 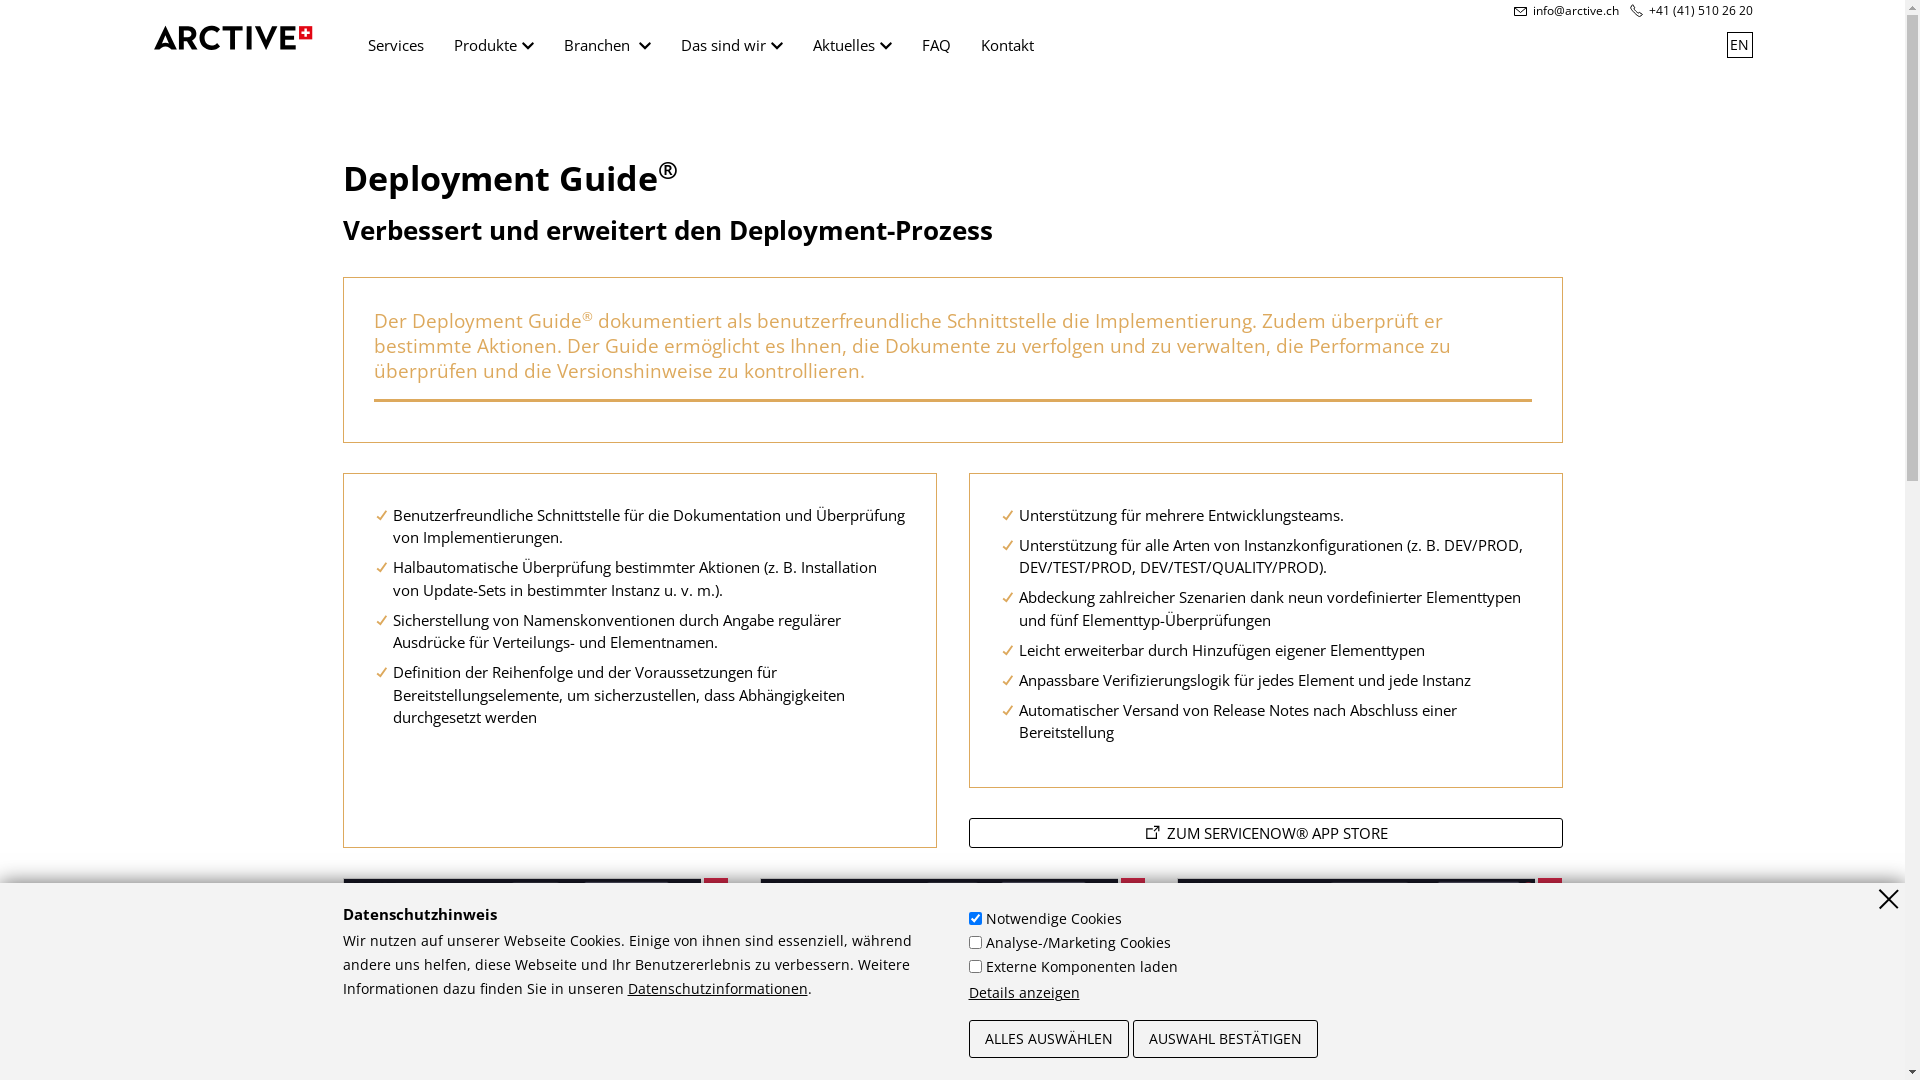 What do you see at coordinates (1689, 10) in the screenshot?
I see `'+41 (41) 510 26 20'` at bounding box center [1689, 10].